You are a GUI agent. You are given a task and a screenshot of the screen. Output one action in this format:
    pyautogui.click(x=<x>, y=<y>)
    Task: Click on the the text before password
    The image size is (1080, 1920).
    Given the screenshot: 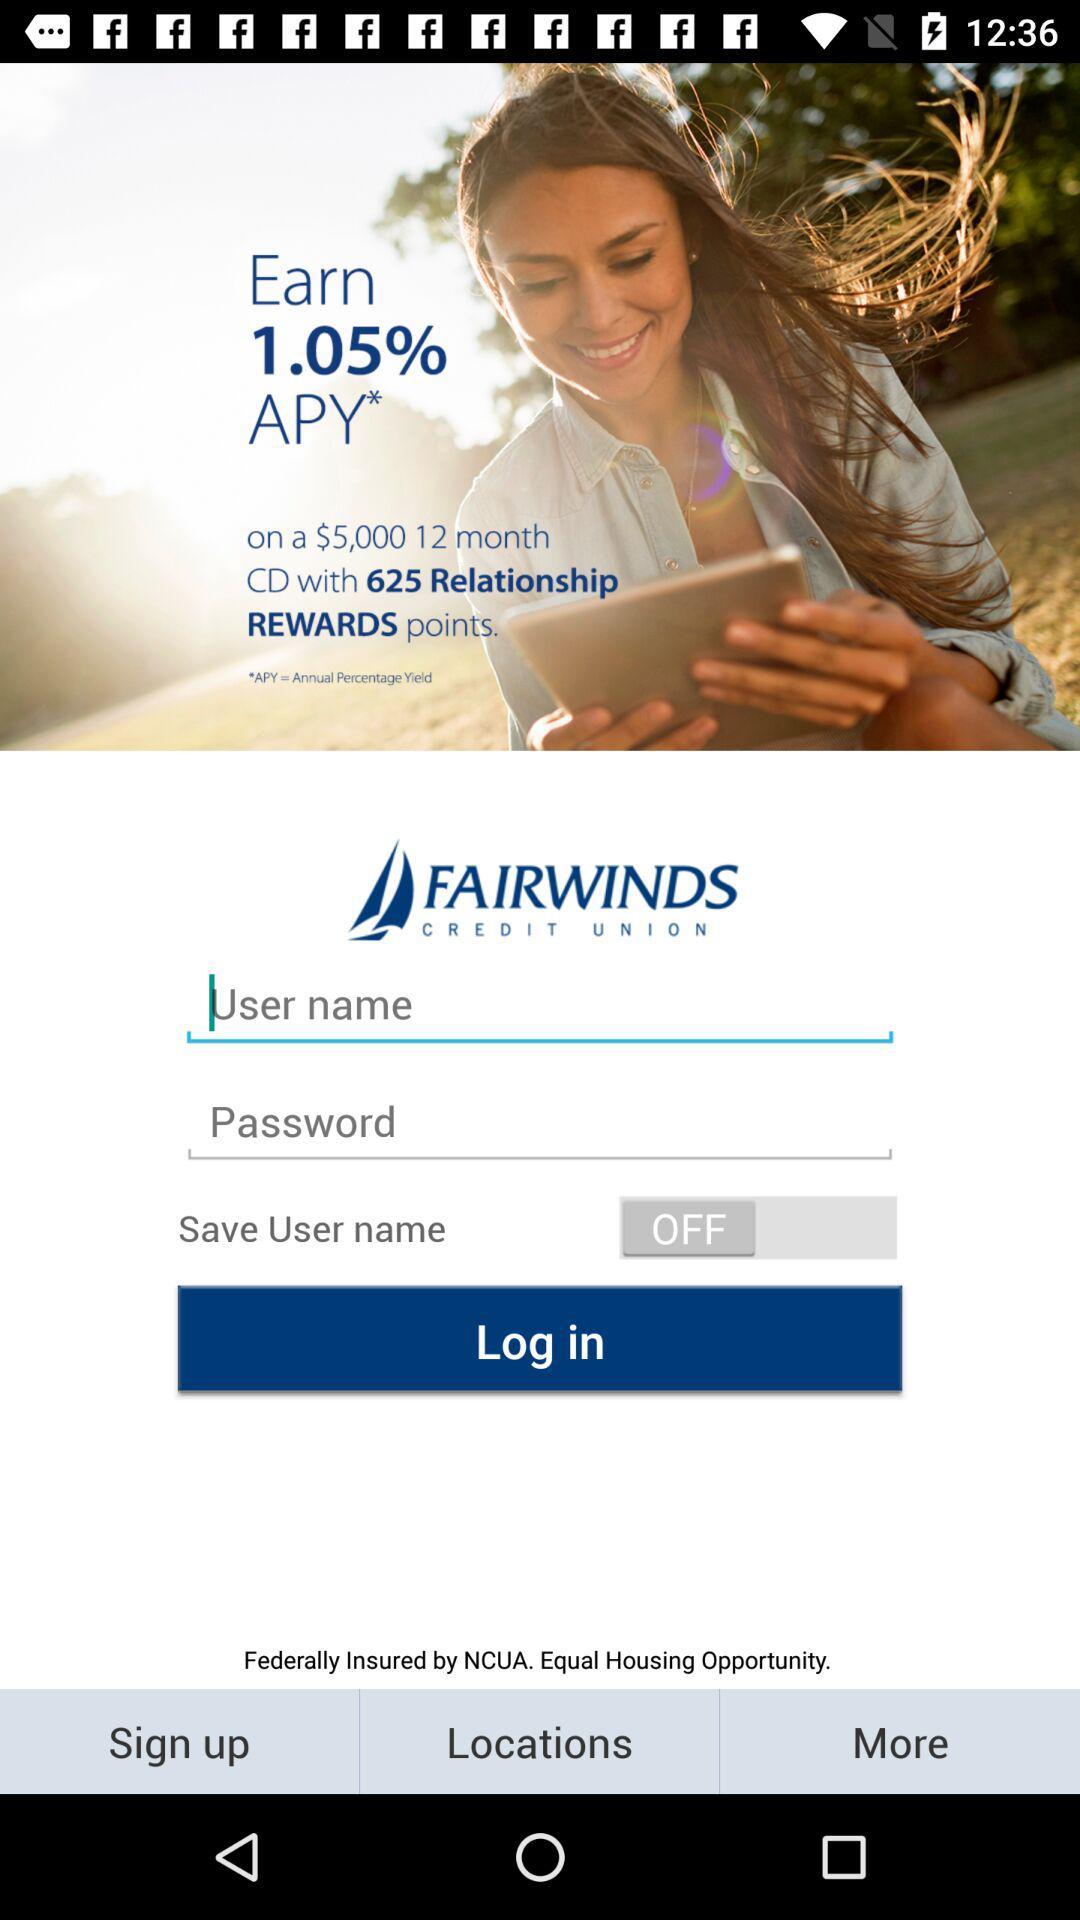 What is the action you would take?
    pyautogui.click(x=540, y=1003)
    